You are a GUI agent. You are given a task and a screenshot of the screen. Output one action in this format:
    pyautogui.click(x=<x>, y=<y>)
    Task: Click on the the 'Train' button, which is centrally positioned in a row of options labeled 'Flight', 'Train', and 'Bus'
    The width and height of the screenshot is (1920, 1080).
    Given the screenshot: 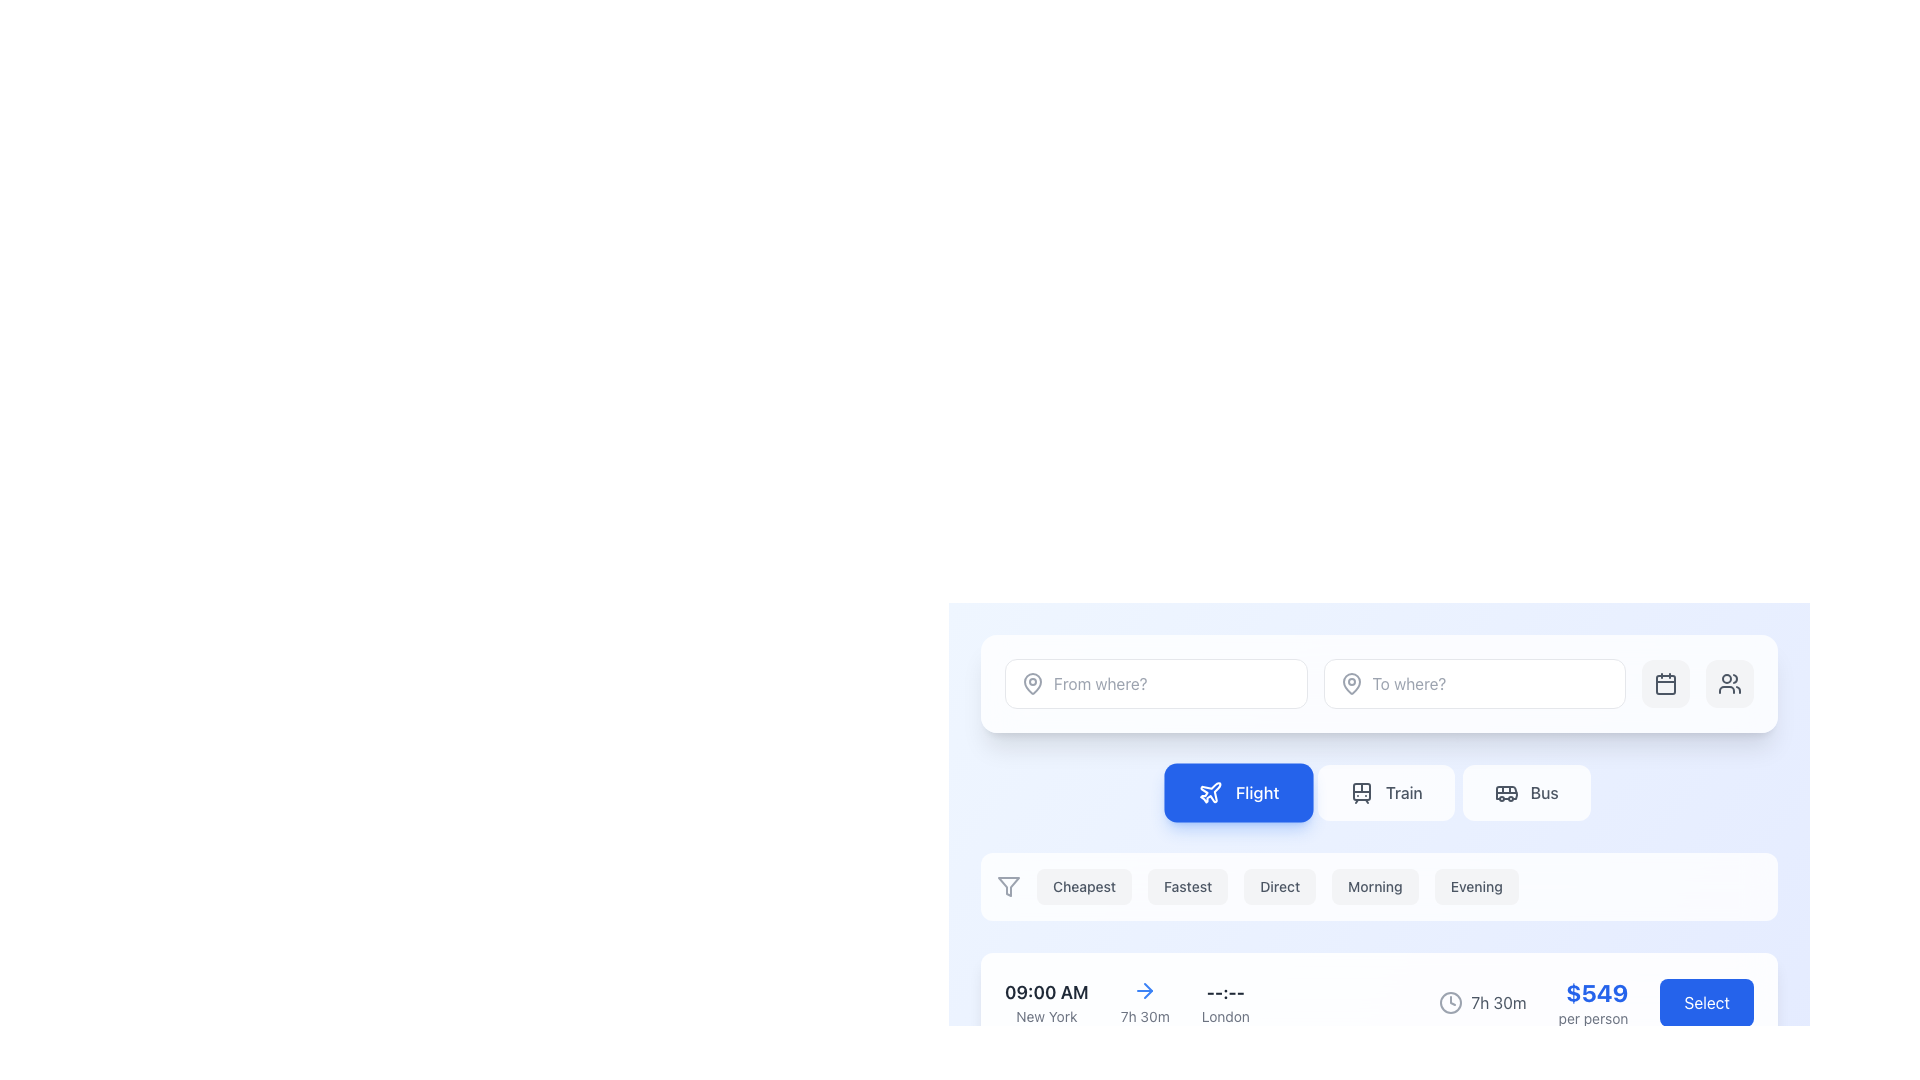 What is the action you would take?
    pyautogui.click(x=1378, y=801)
    